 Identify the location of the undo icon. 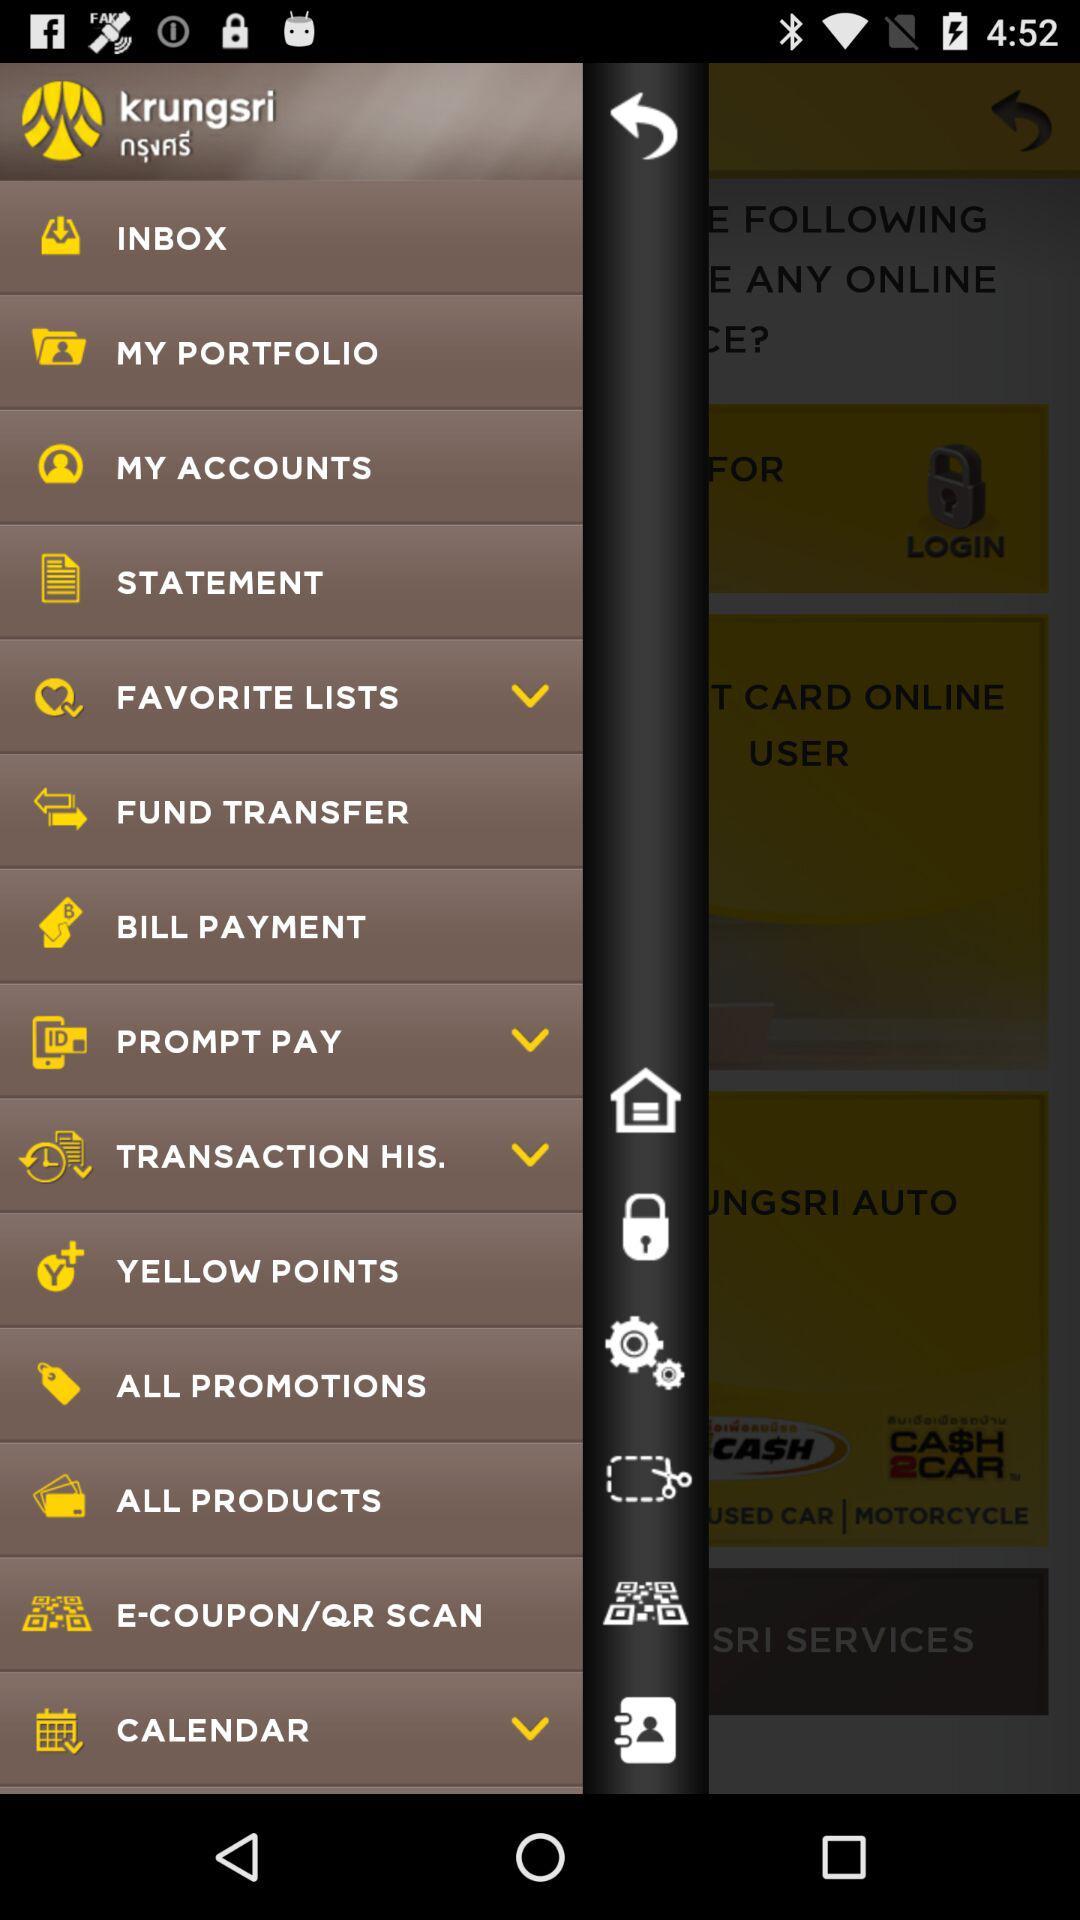
(645, 133).